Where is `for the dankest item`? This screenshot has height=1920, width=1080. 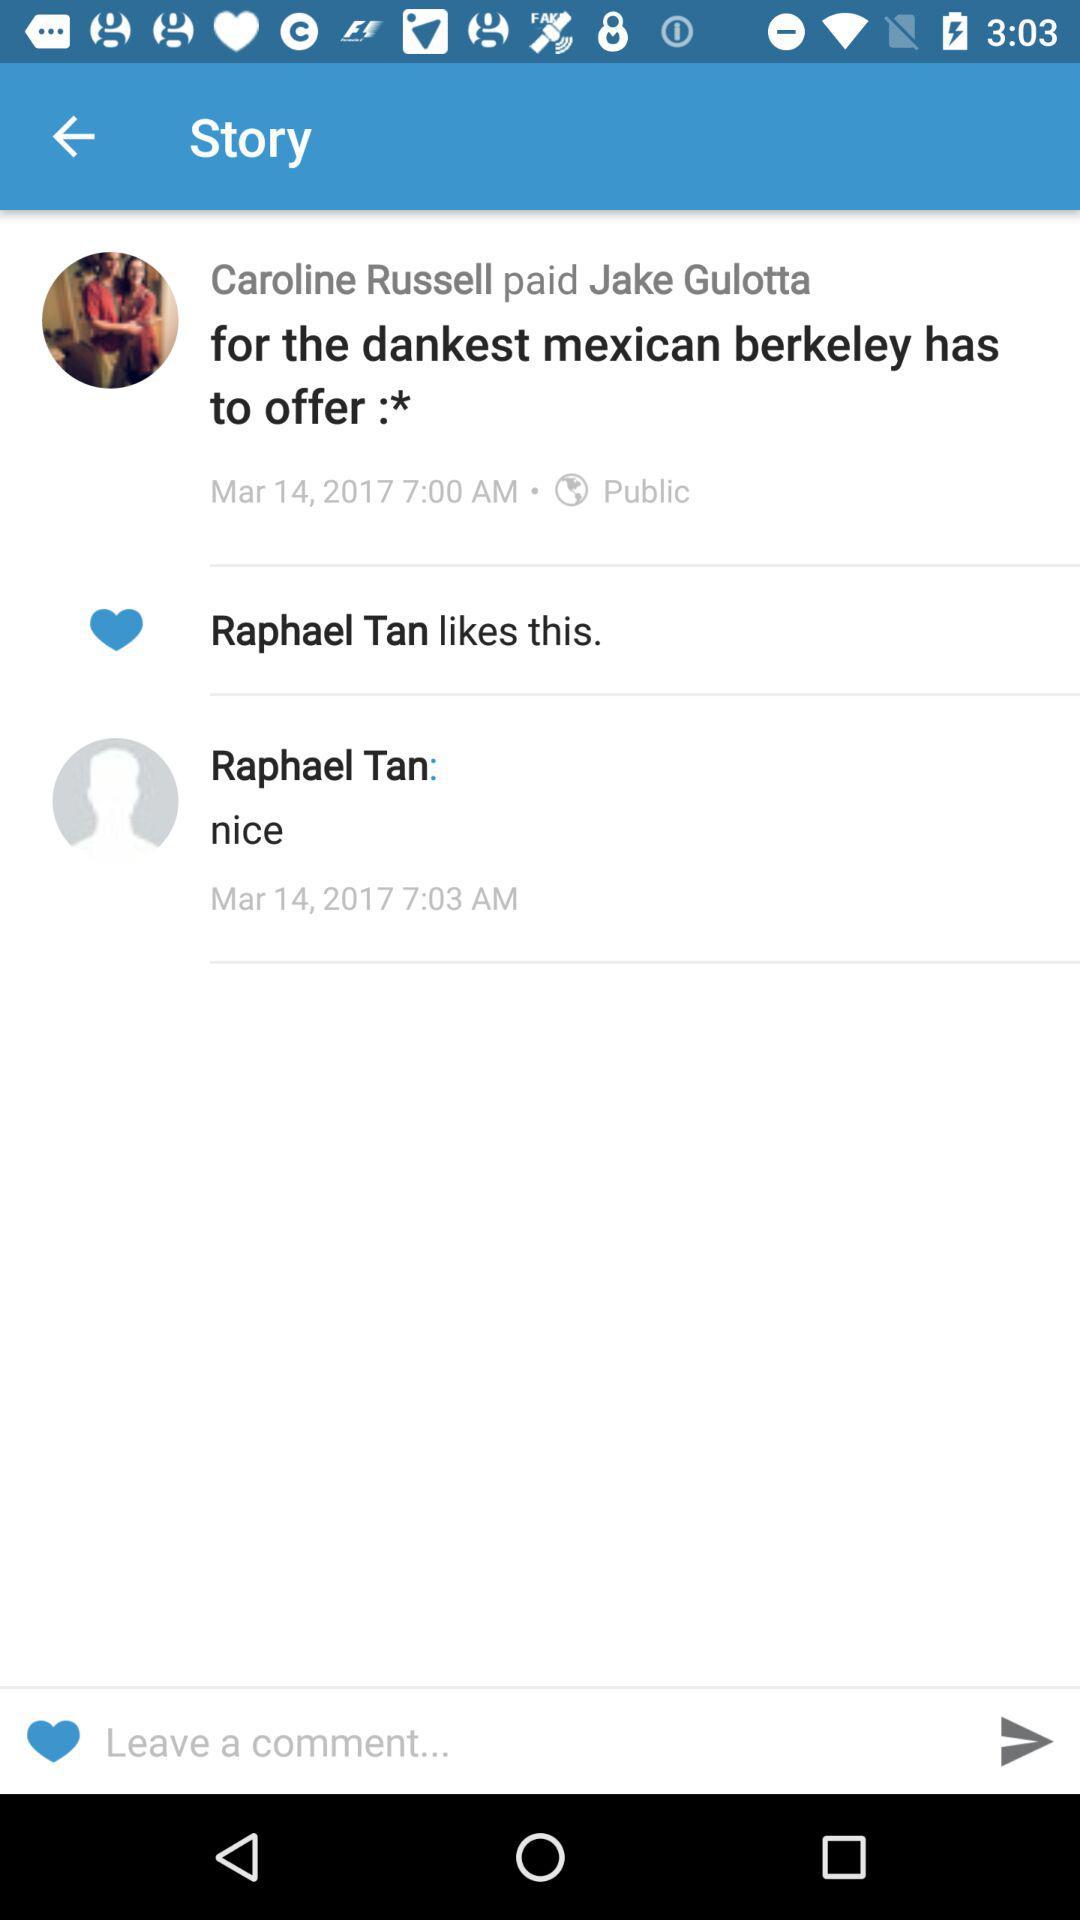
for the dankest item is located at coordinates (623, 373).